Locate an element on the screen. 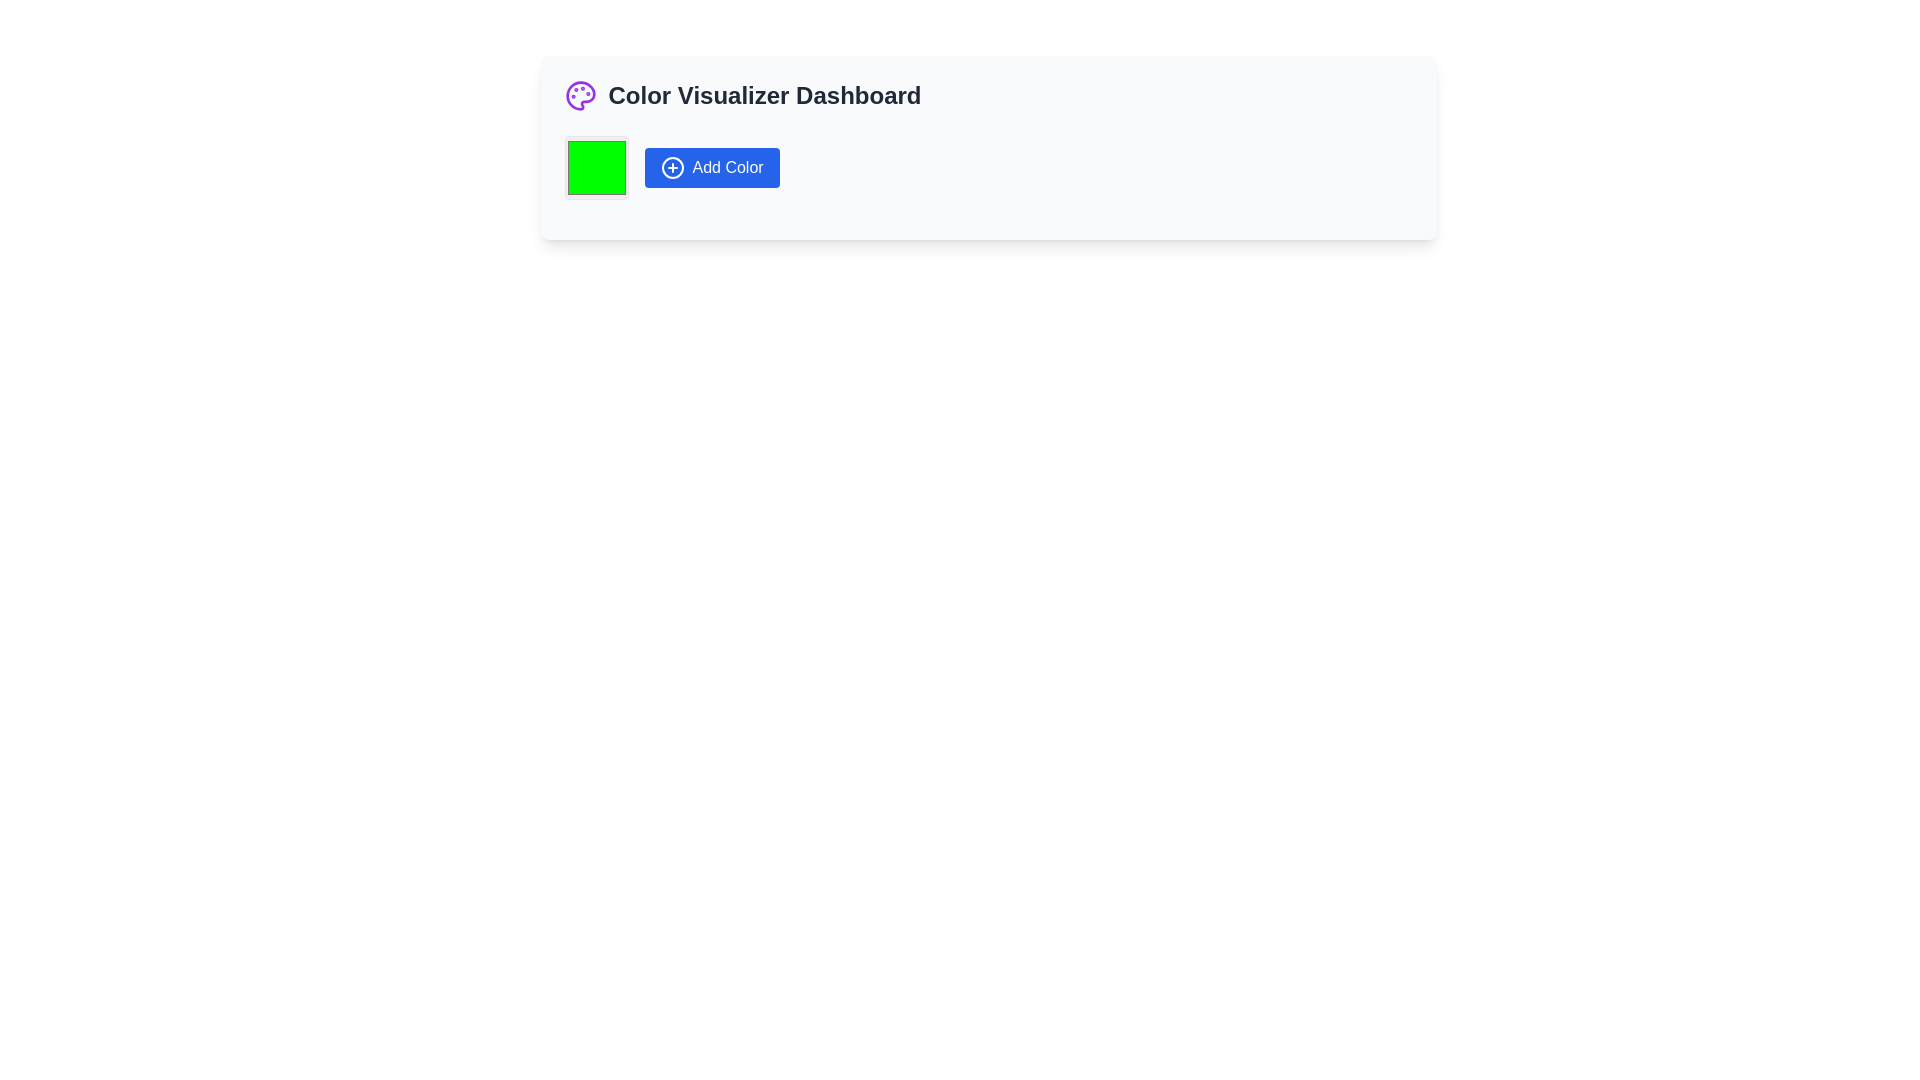 The image size is (1920, 1080). the circular part of the 'Add Color' icon located to the left of the blue 'Add Color' button in the Color Visualizer Dashboard is located at coordinates (672, 167).